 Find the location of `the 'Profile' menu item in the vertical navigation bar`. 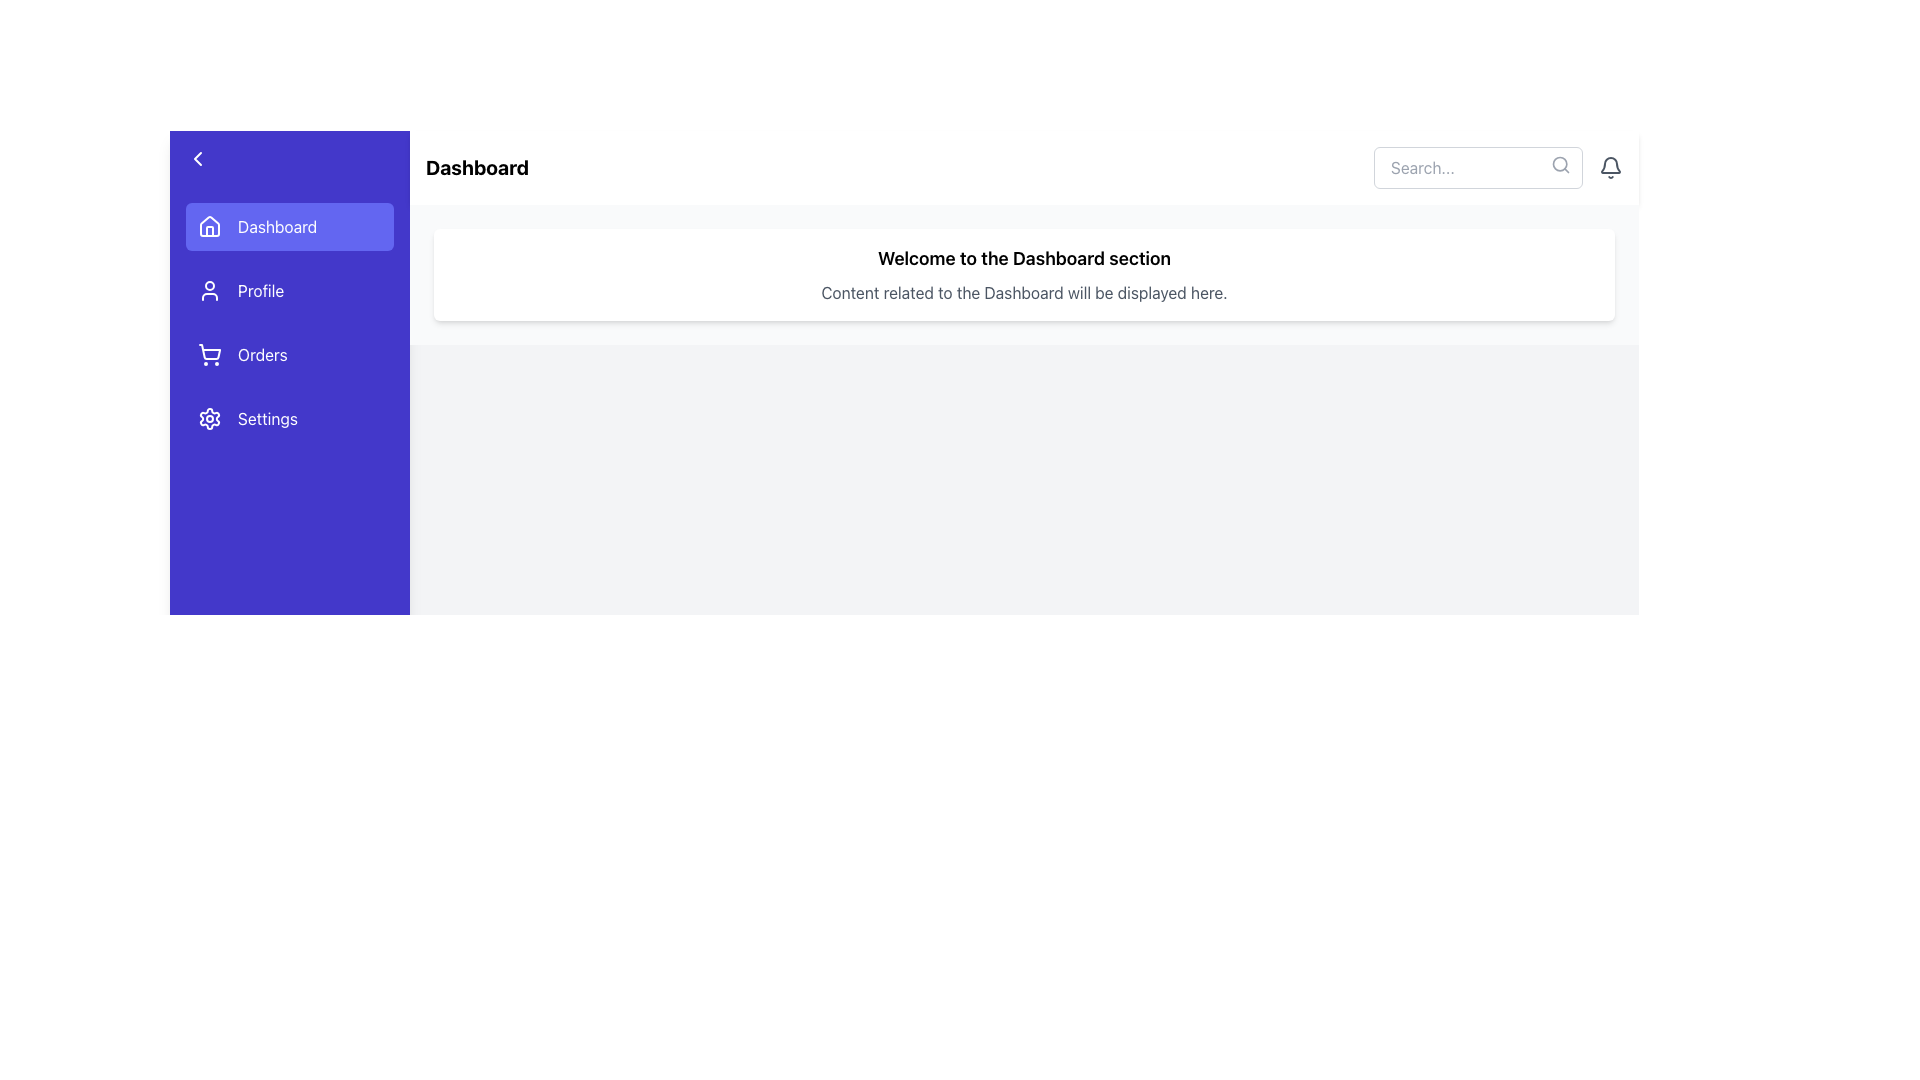

the 'Profile' menu item in the vertical navigation bar is located at coordinates (260, 290).